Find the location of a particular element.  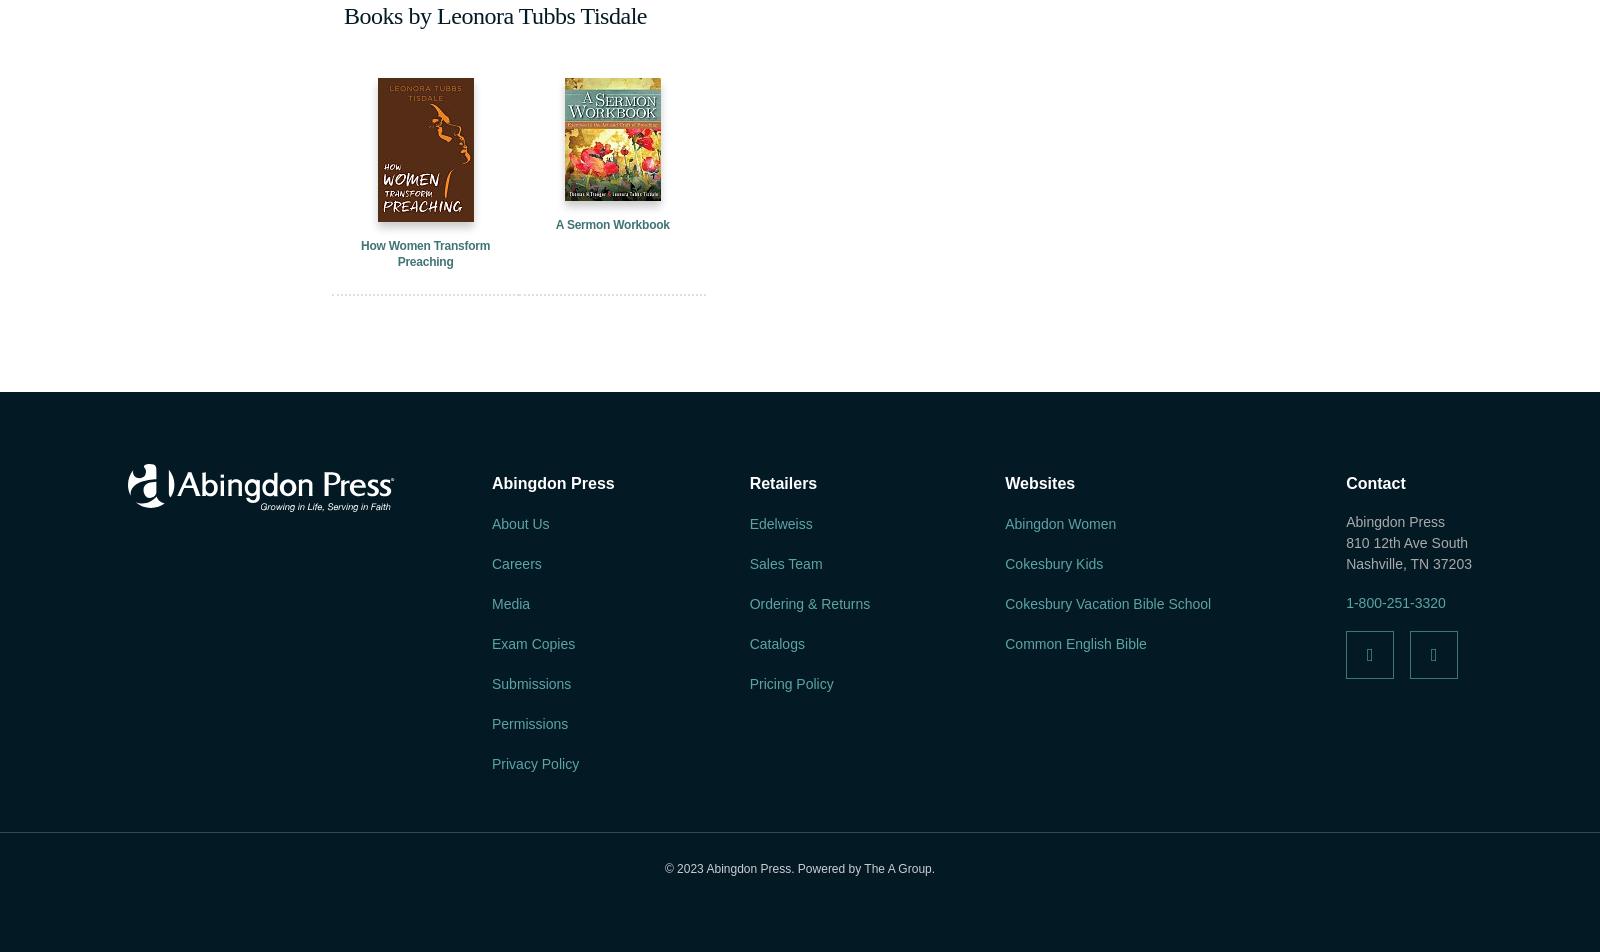

'Privacy Policy' is located at coordinates (534, 763).